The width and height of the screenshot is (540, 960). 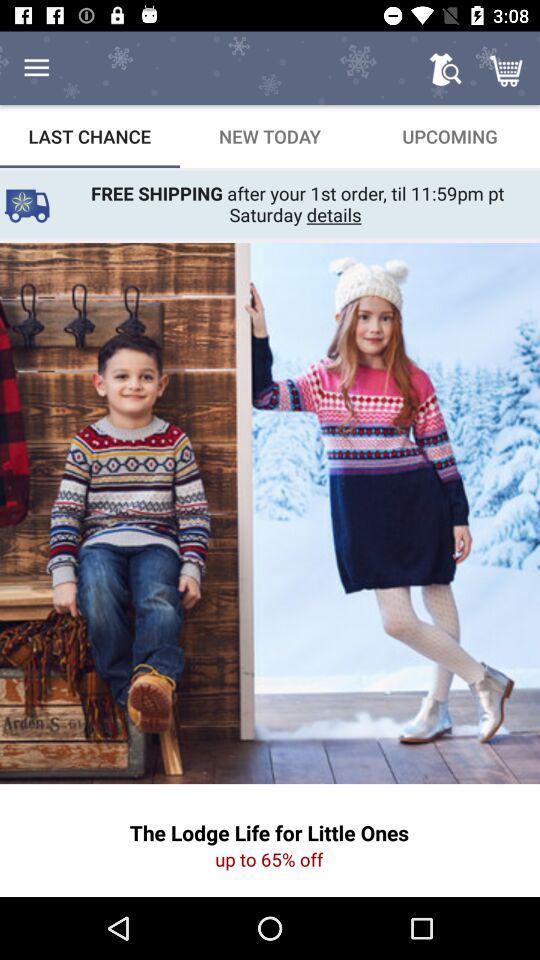 What do you see at coordinates (36, 68) in the screenshot?
I see `item above last chance item` at bounding box center [36, 68].